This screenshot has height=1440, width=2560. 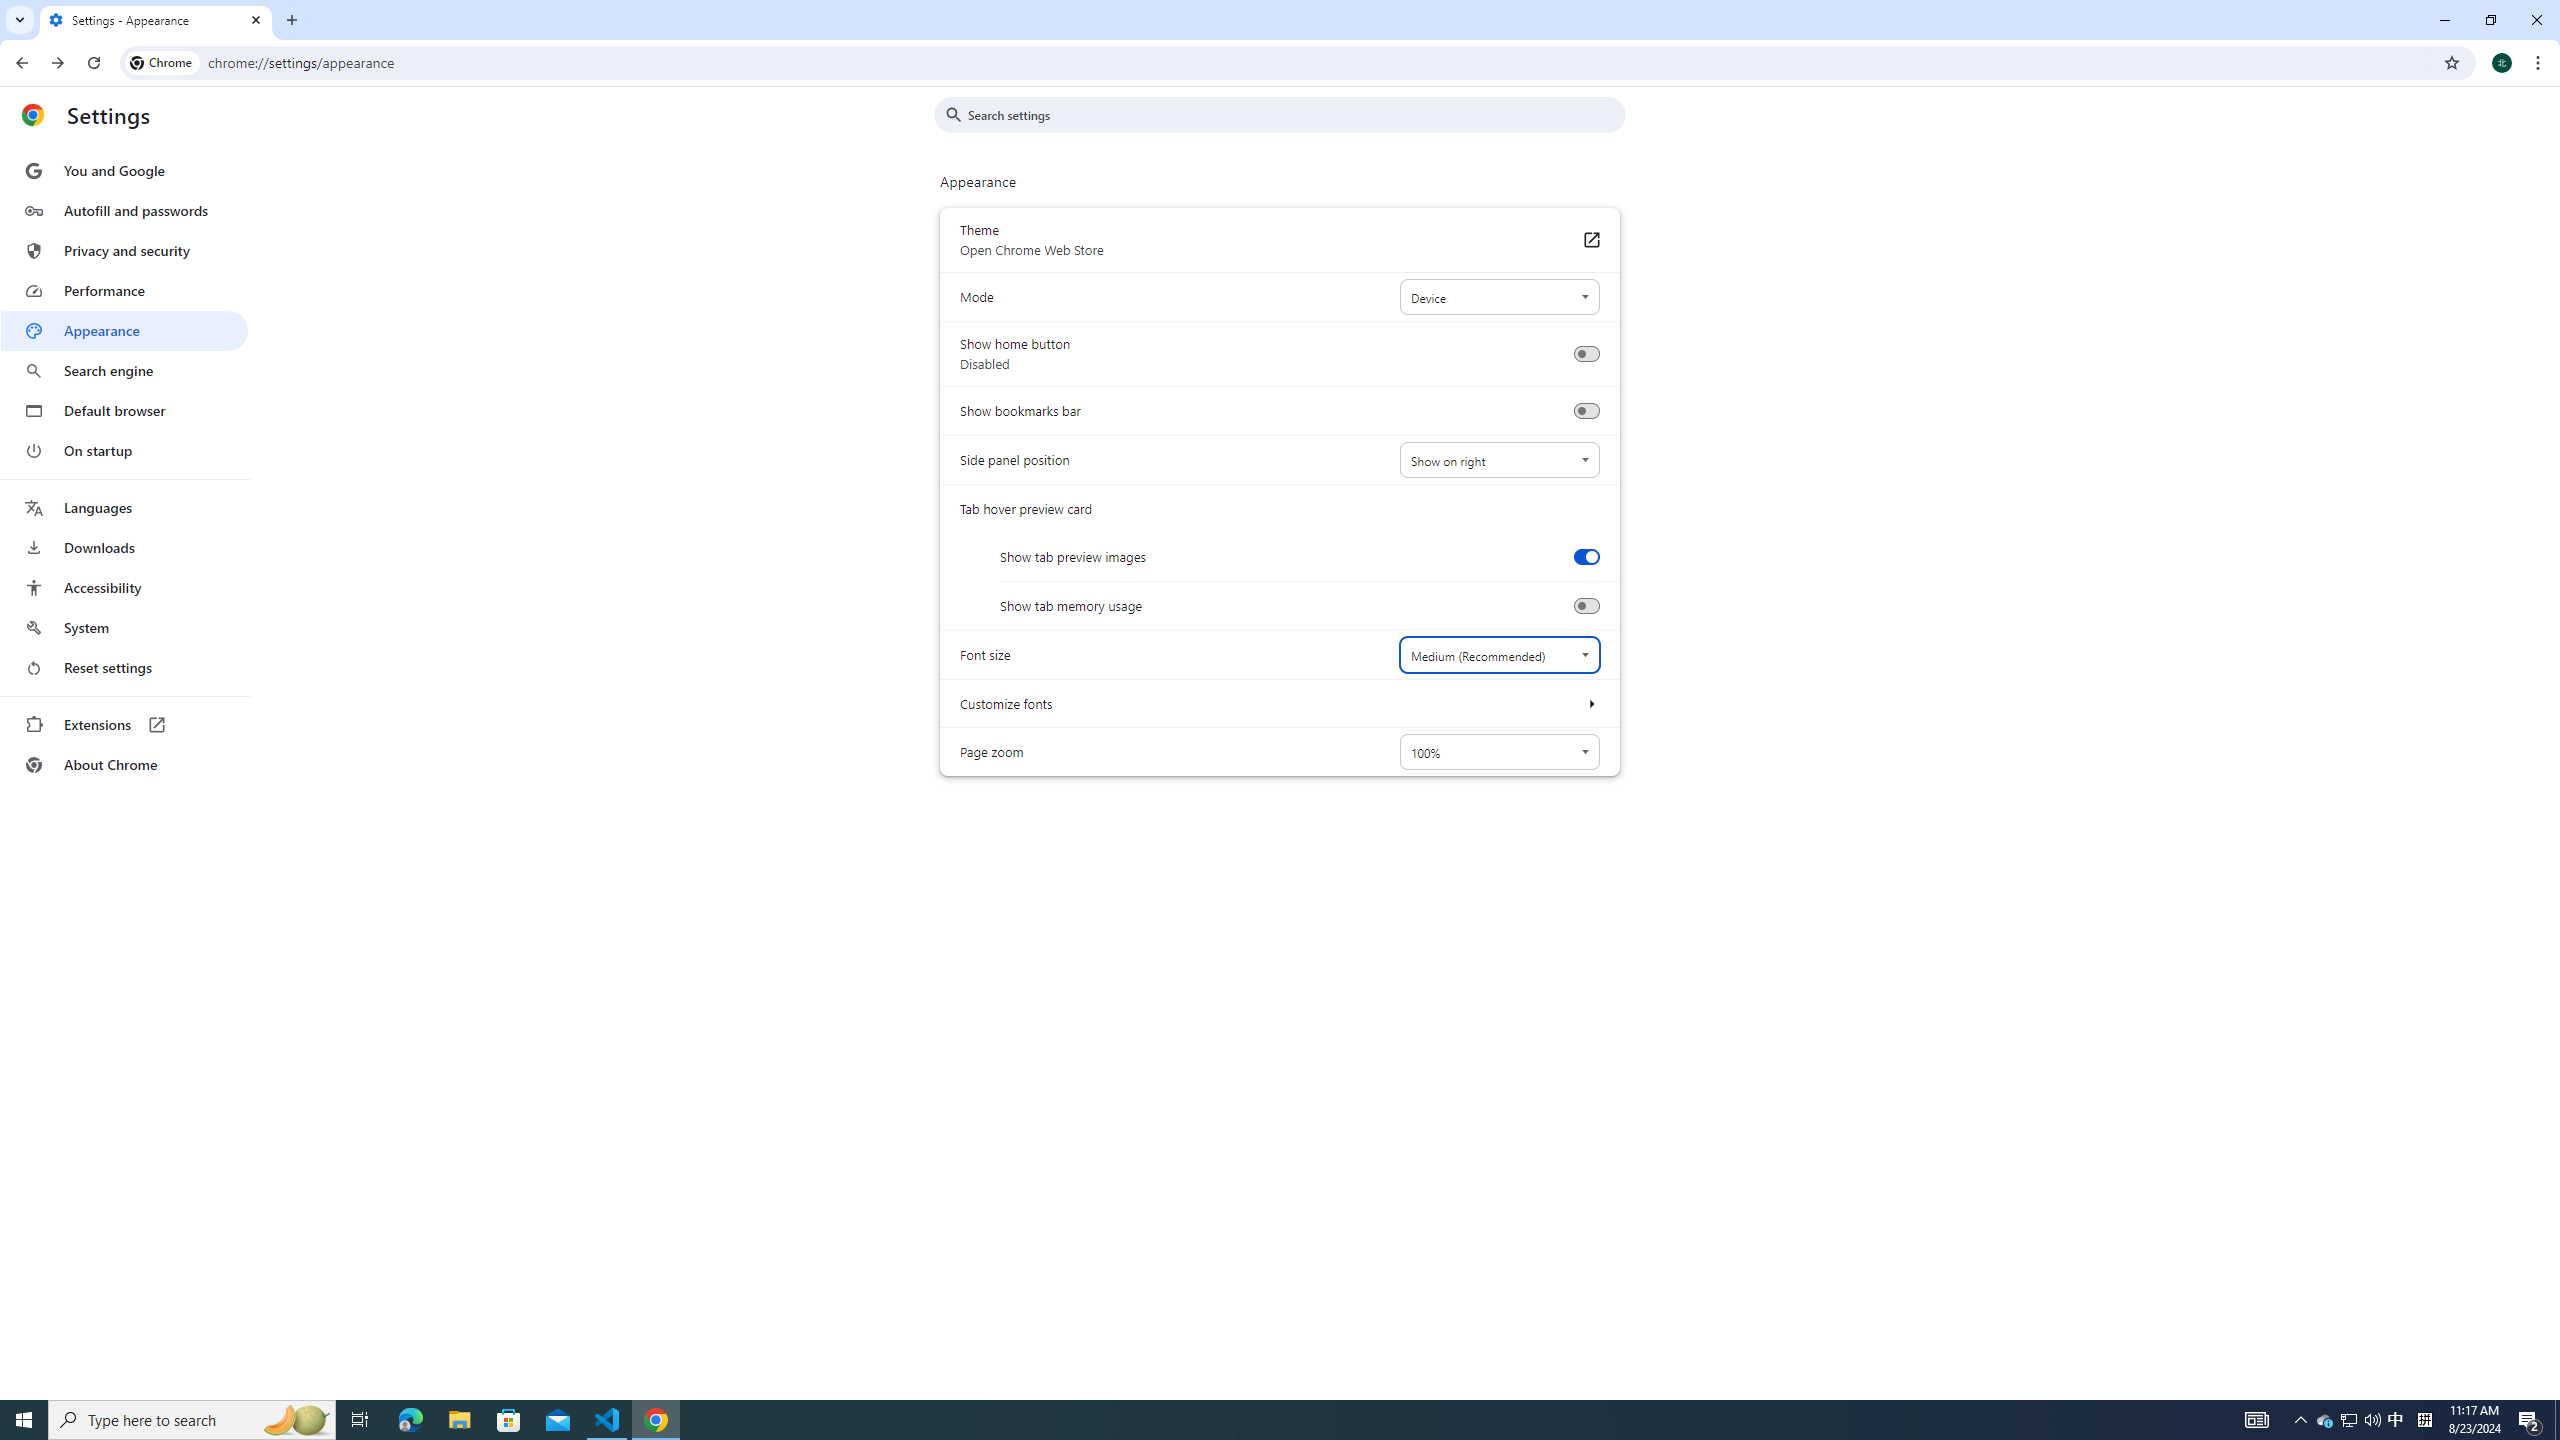 What do you see at coordinates (123, 724) in the screenshot?
I see `'Extensions'` at bounding box center [123, 724].